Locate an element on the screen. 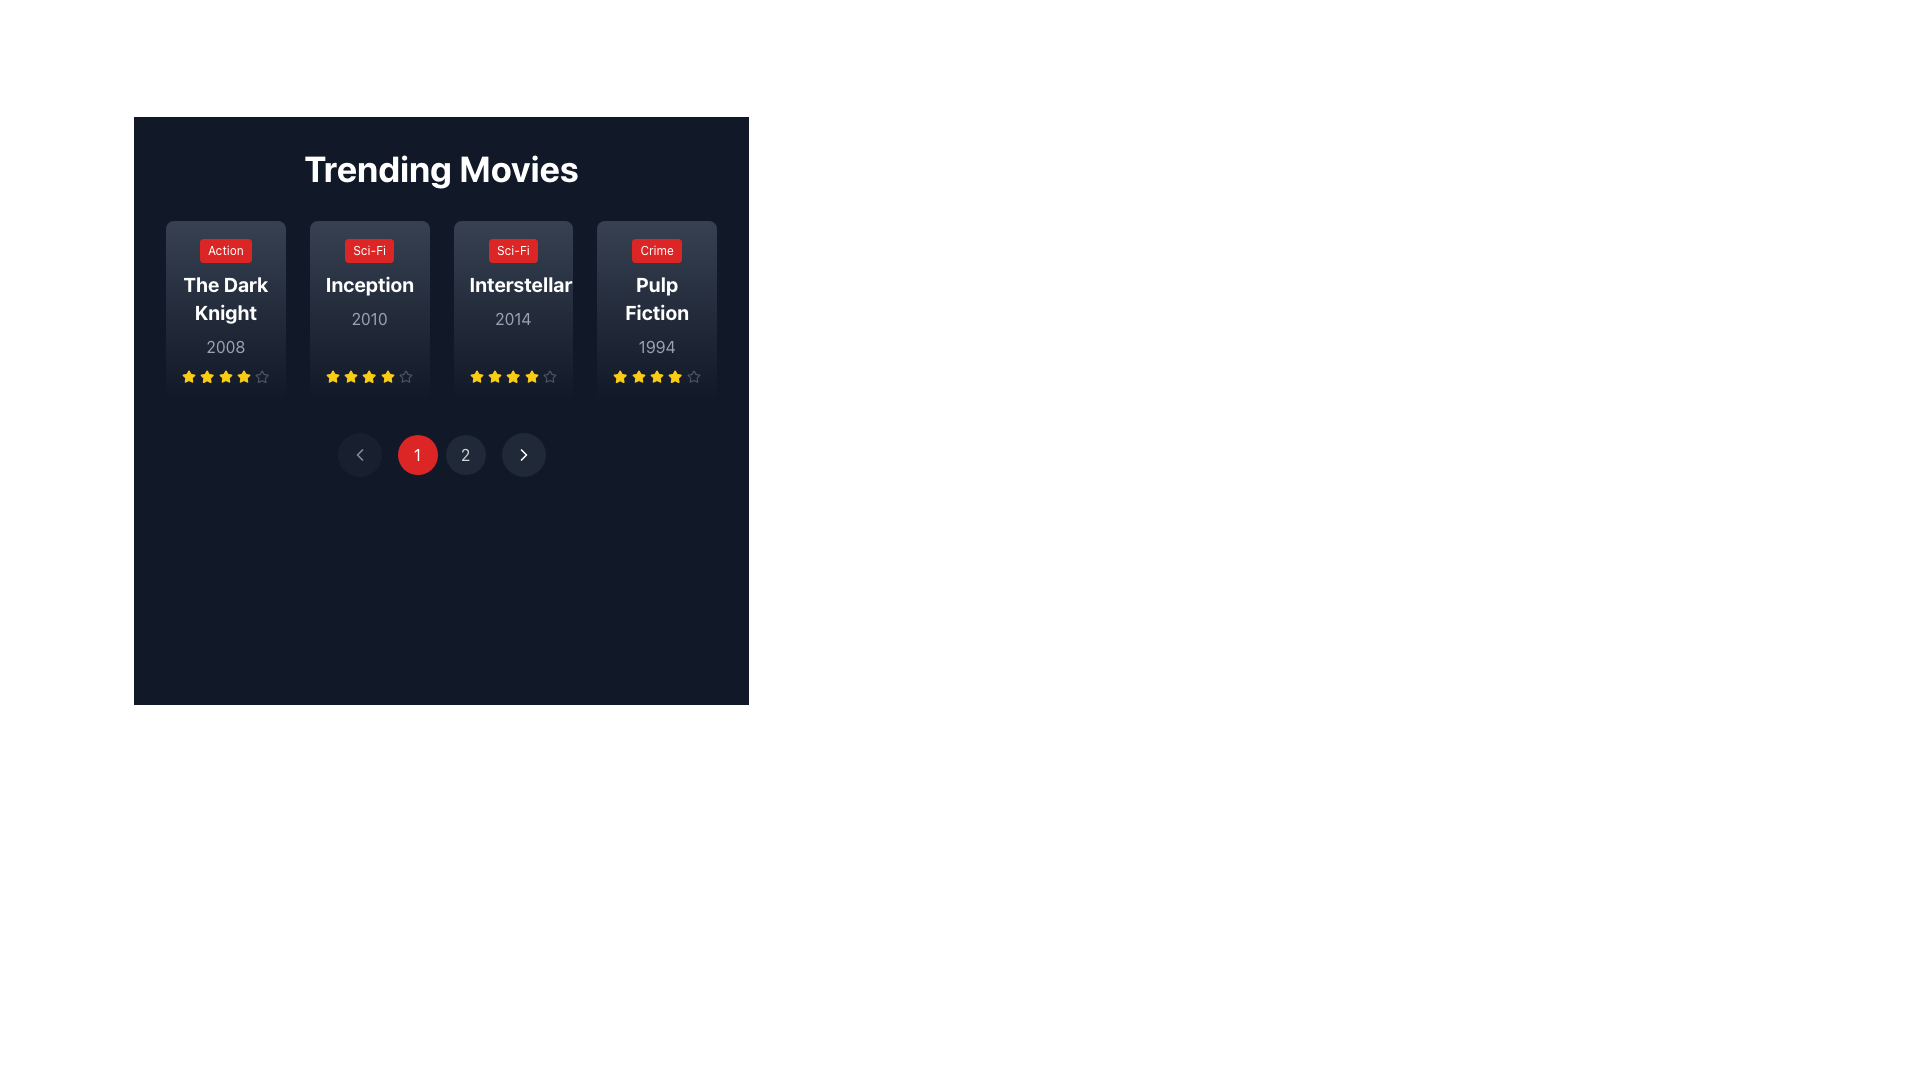 This screenshot has height=1080, width=1920. the second star icon in the rating system below the movie title 'Inception' to interact with the rating system is located at coordinates (388, 376).